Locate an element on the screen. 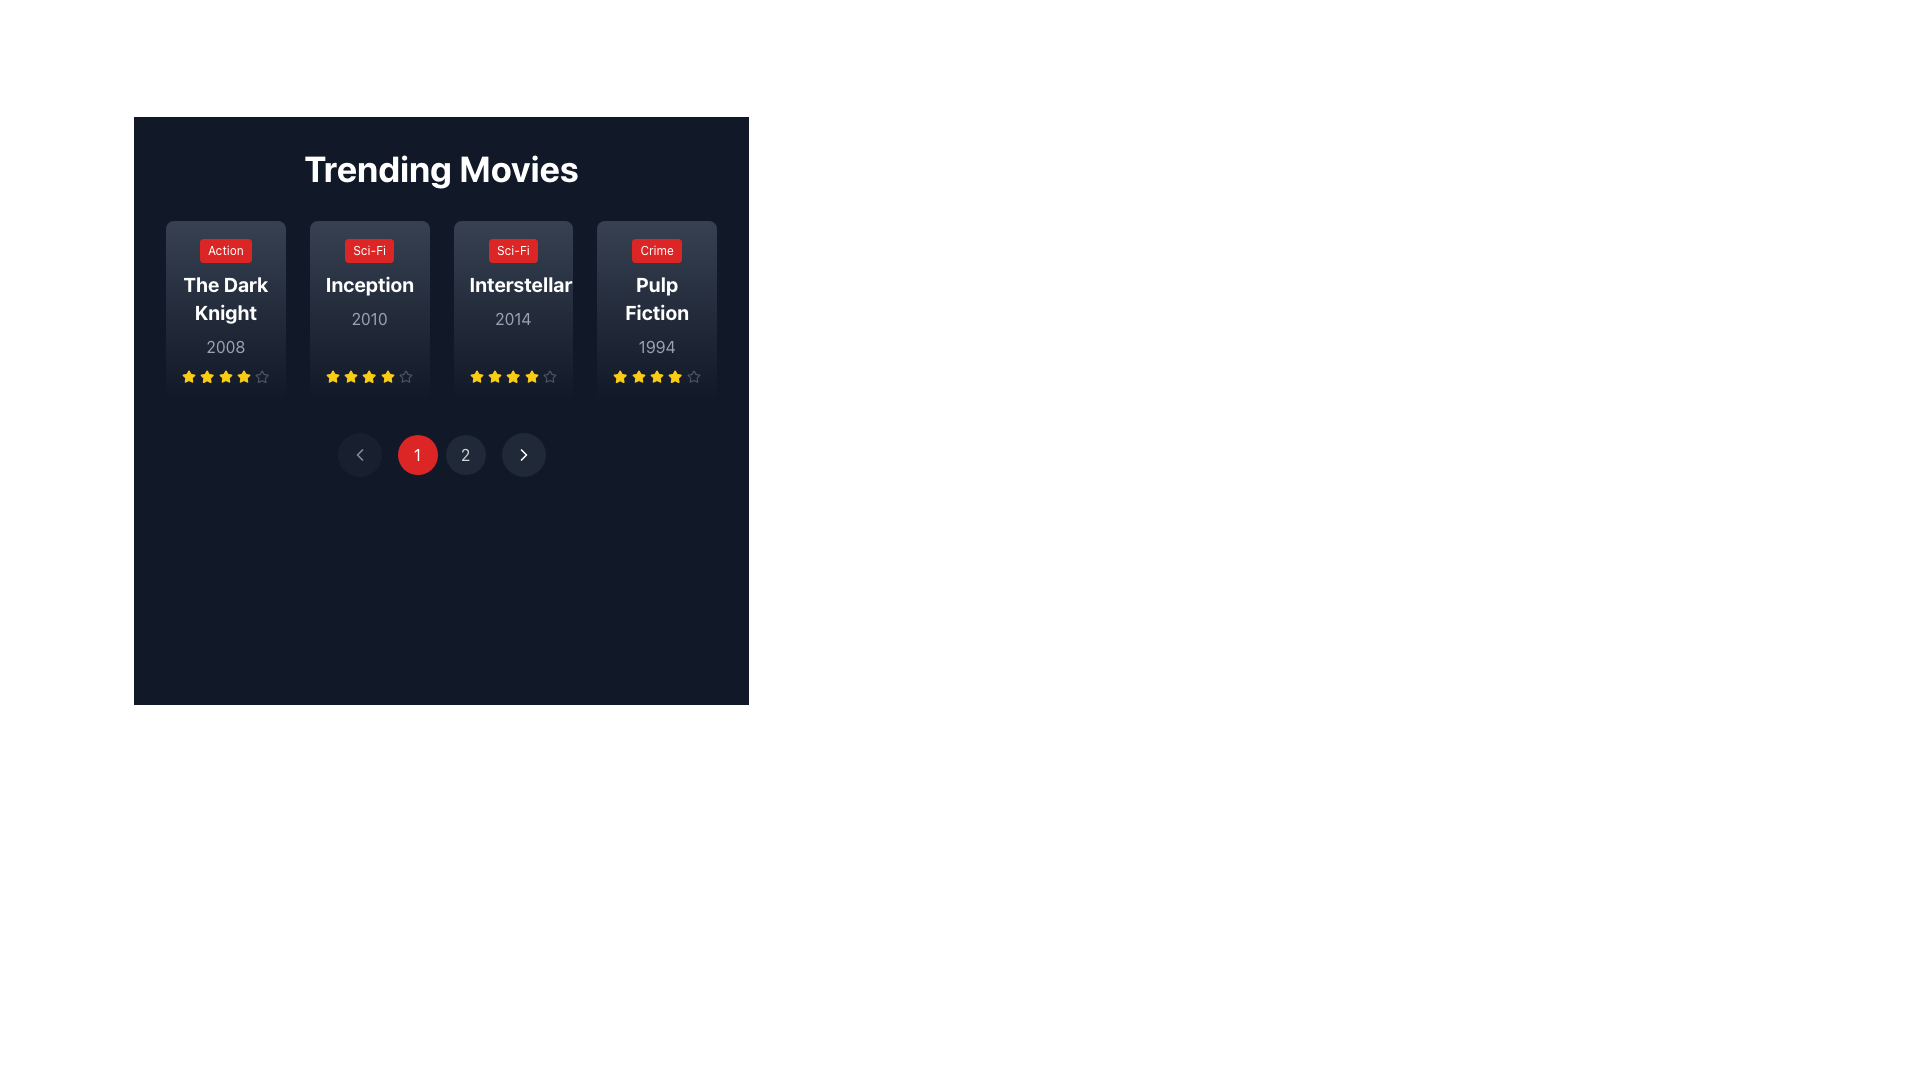 This screenshot has height=1080, width=1920. the second star icon in the rating system below the movie title 'Inception' to interact with the rating system is located at coordinates (388, 376).